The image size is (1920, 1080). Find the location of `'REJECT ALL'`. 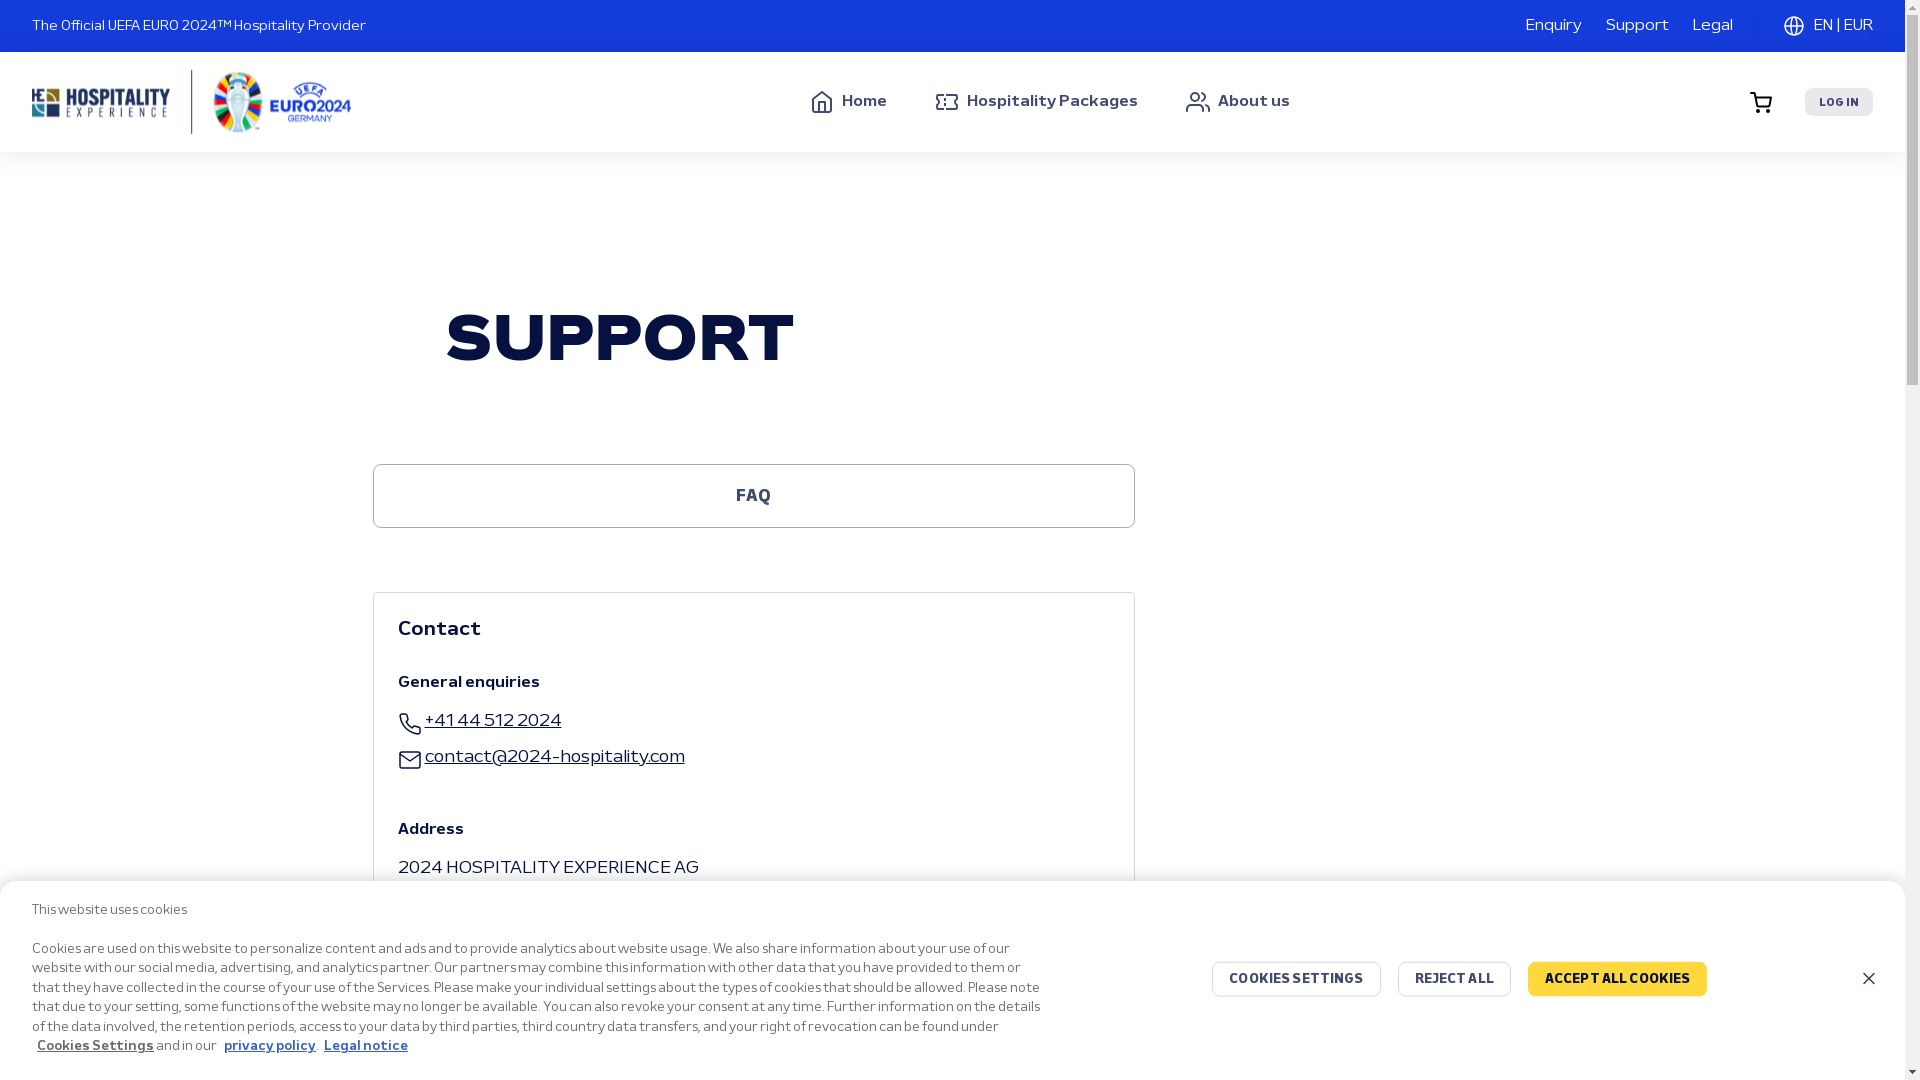

'REJECT ALL' is located at coordinates (1454, 978).